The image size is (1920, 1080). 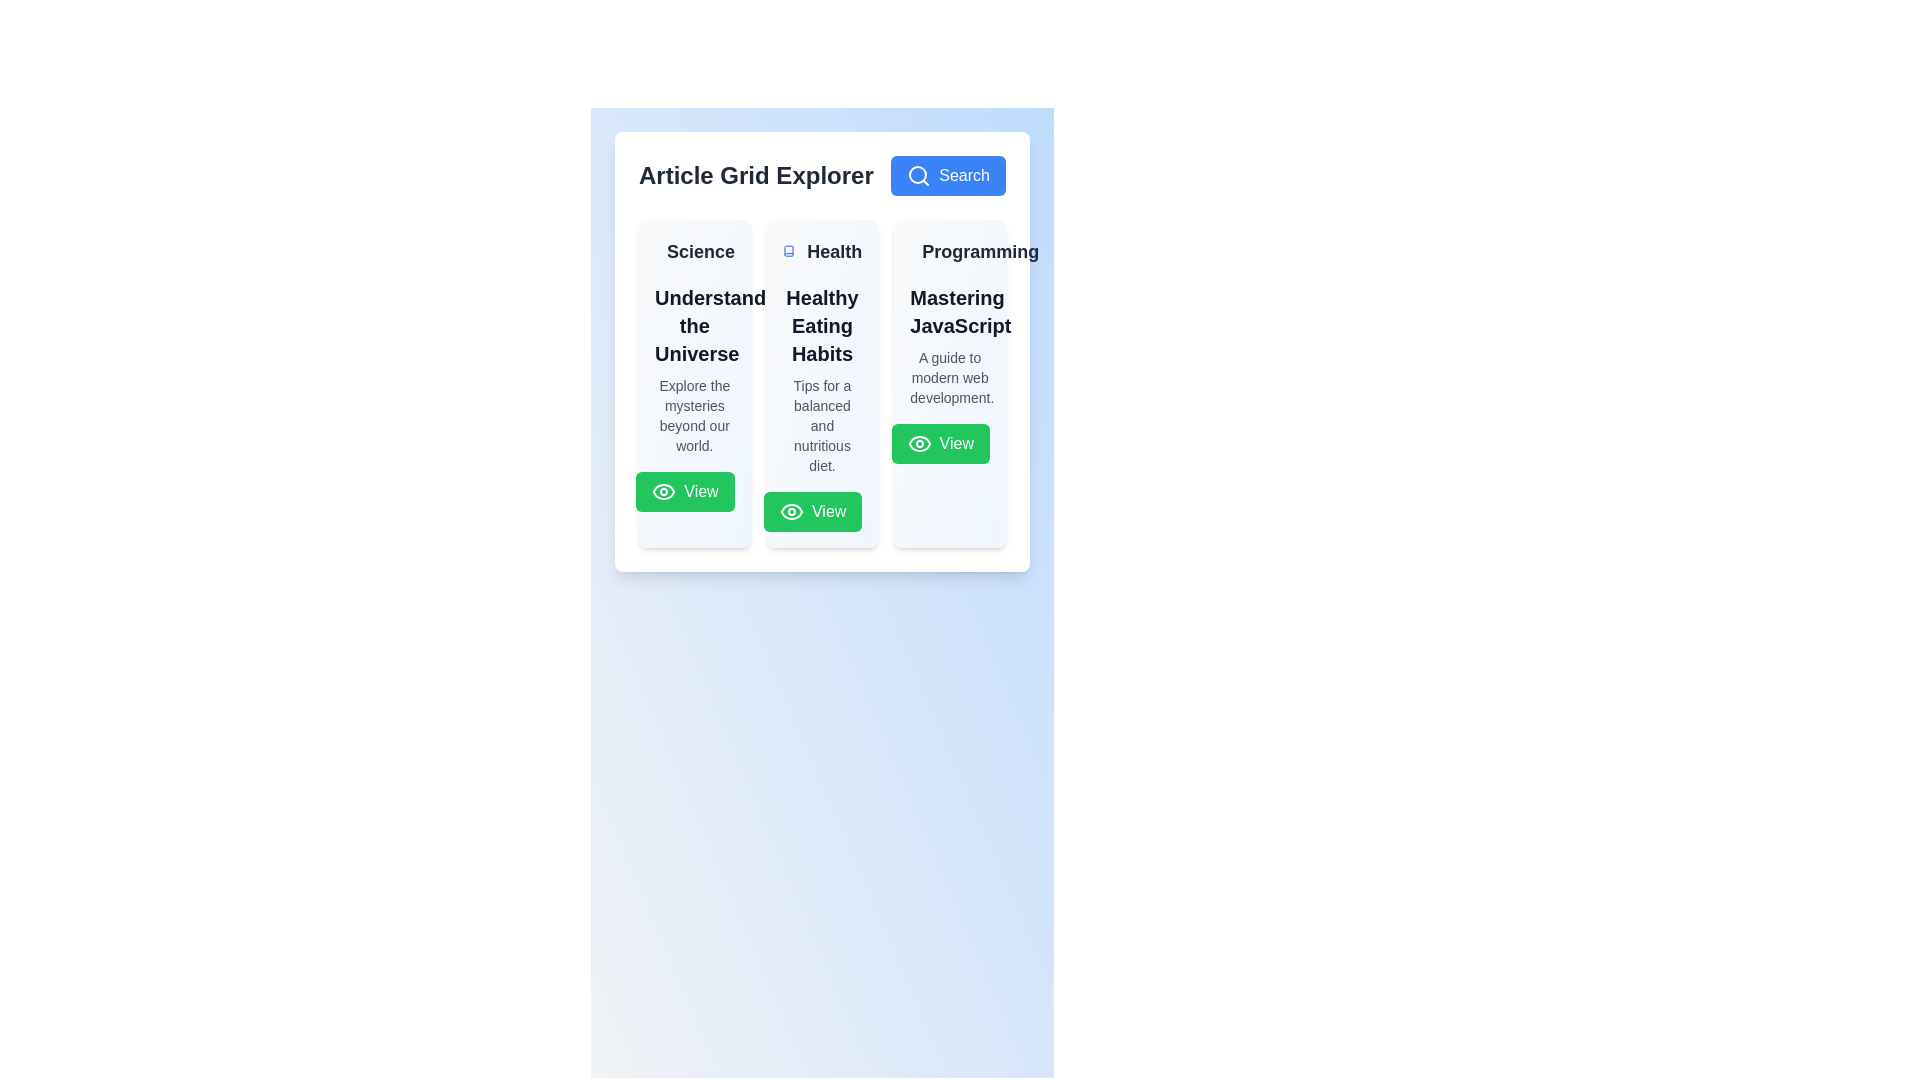 I want to click on the decorative 'Health' icon located in the middle column, positioned left to the 'Health' label and centered vertically with it, so click(x=787, y=250).